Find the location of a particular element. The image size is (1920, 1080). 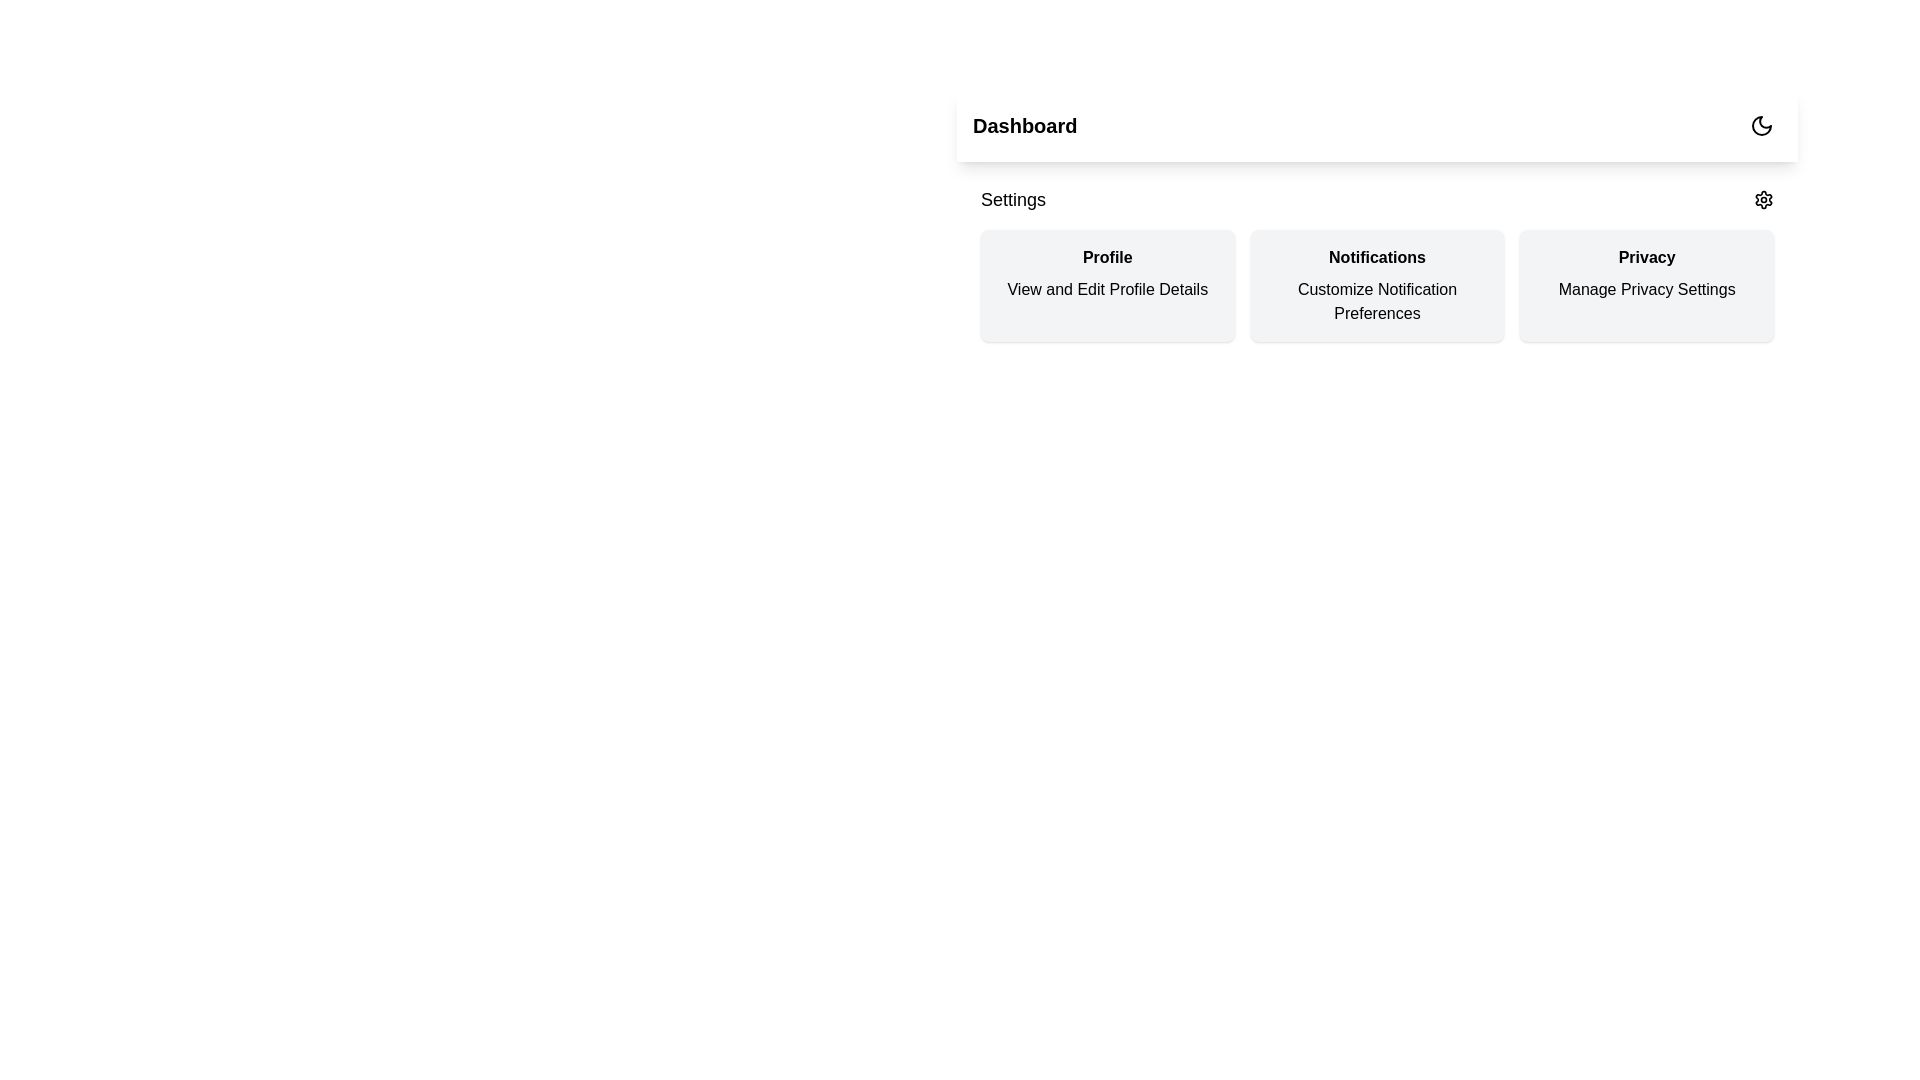

the text label for 'Notifications' which serves as a heading for the section related to notification settings is located at coordinates (1376, 257).